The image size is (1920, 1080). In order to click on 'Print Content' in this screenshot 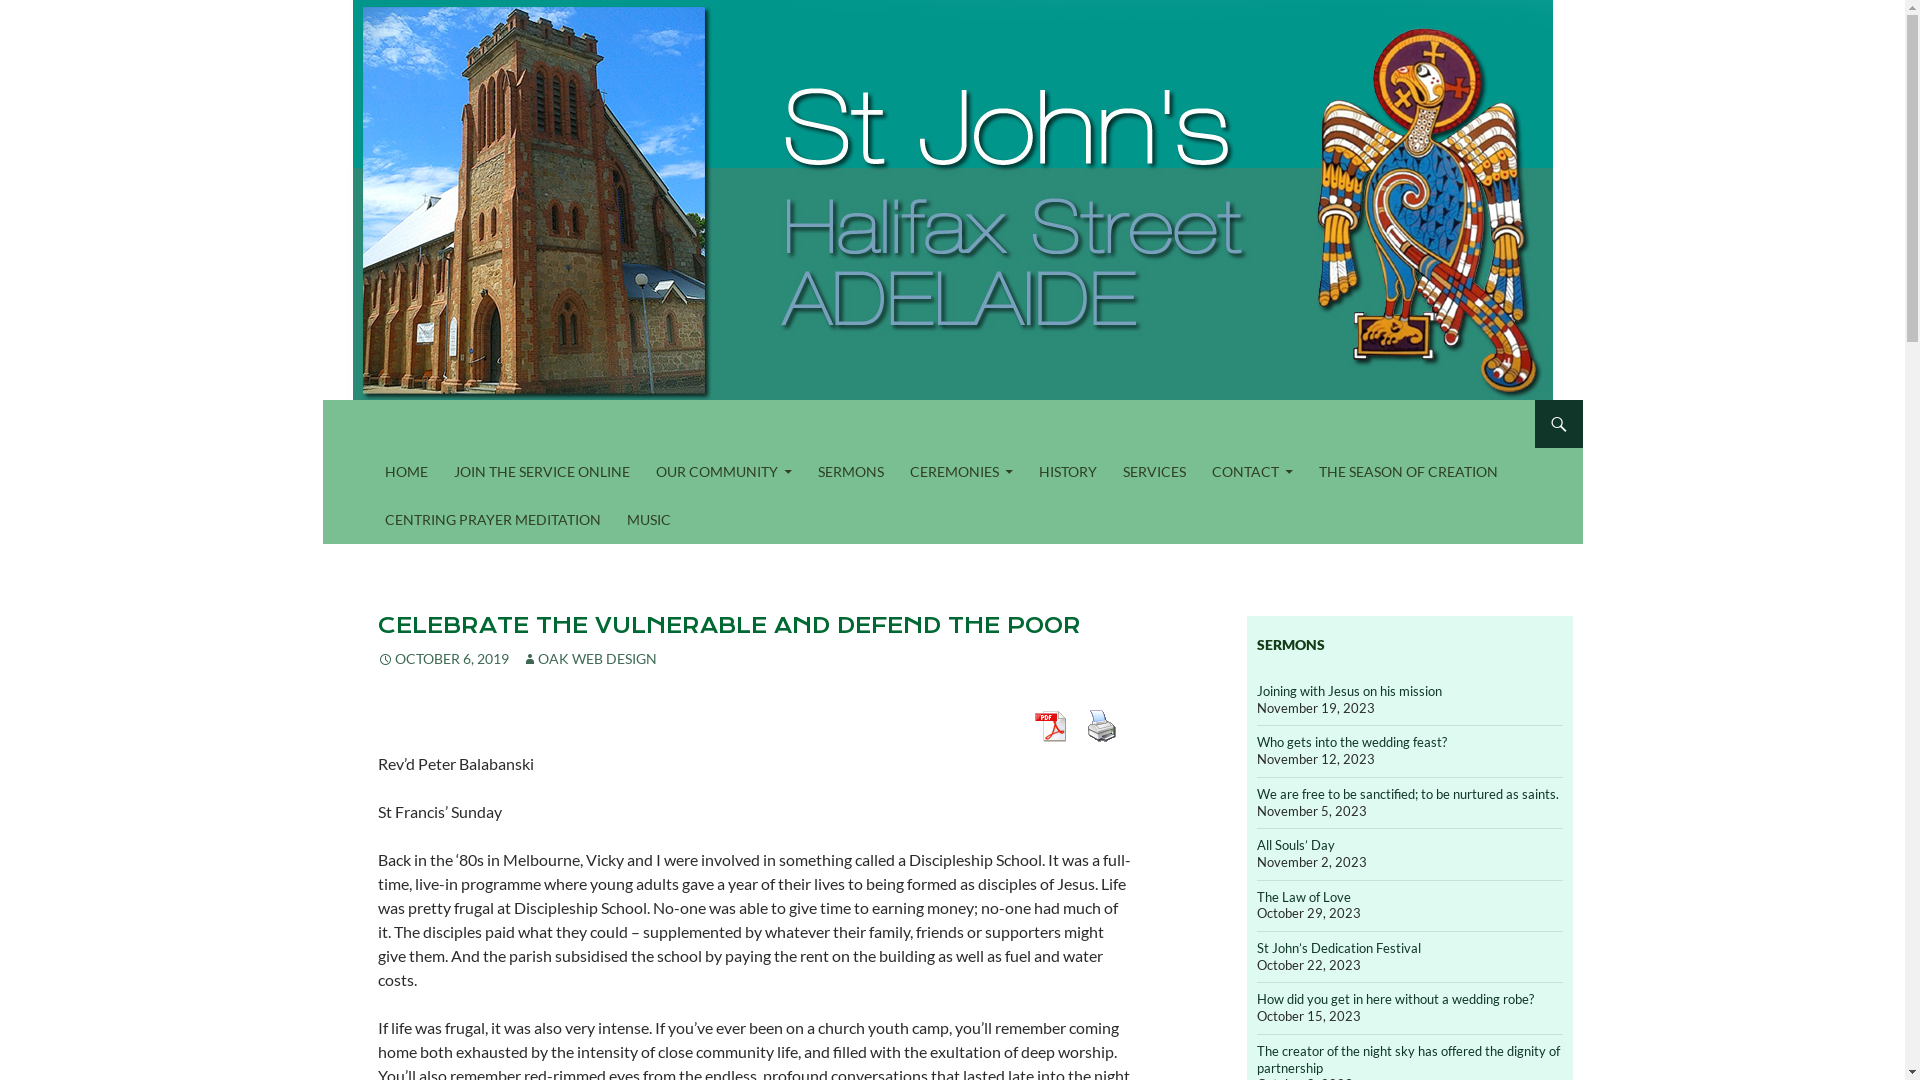, I will do `click(1079, 725)`.